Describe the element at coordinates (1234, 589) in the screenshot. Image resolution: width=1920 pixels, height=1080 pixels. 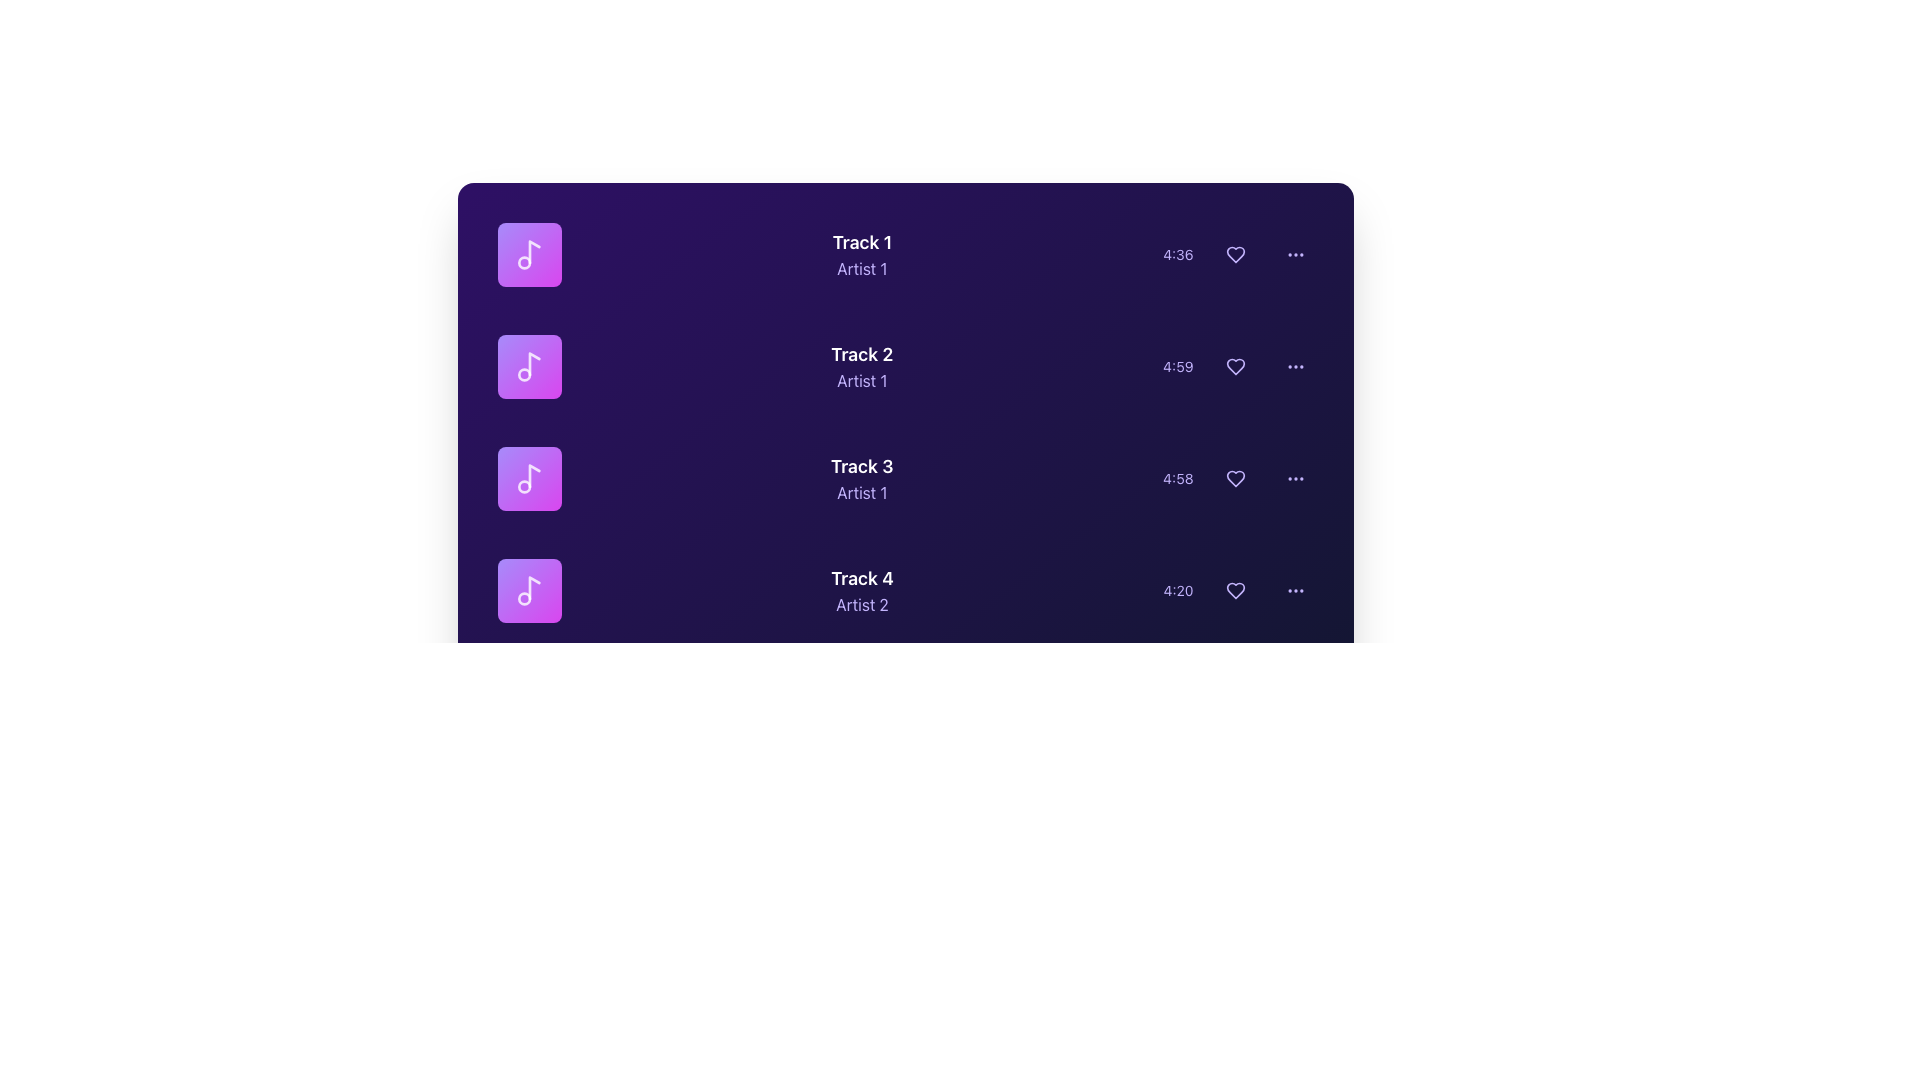
I see `the favorite button for Track 4, located at the far right of the Track 4 entry` at that location.